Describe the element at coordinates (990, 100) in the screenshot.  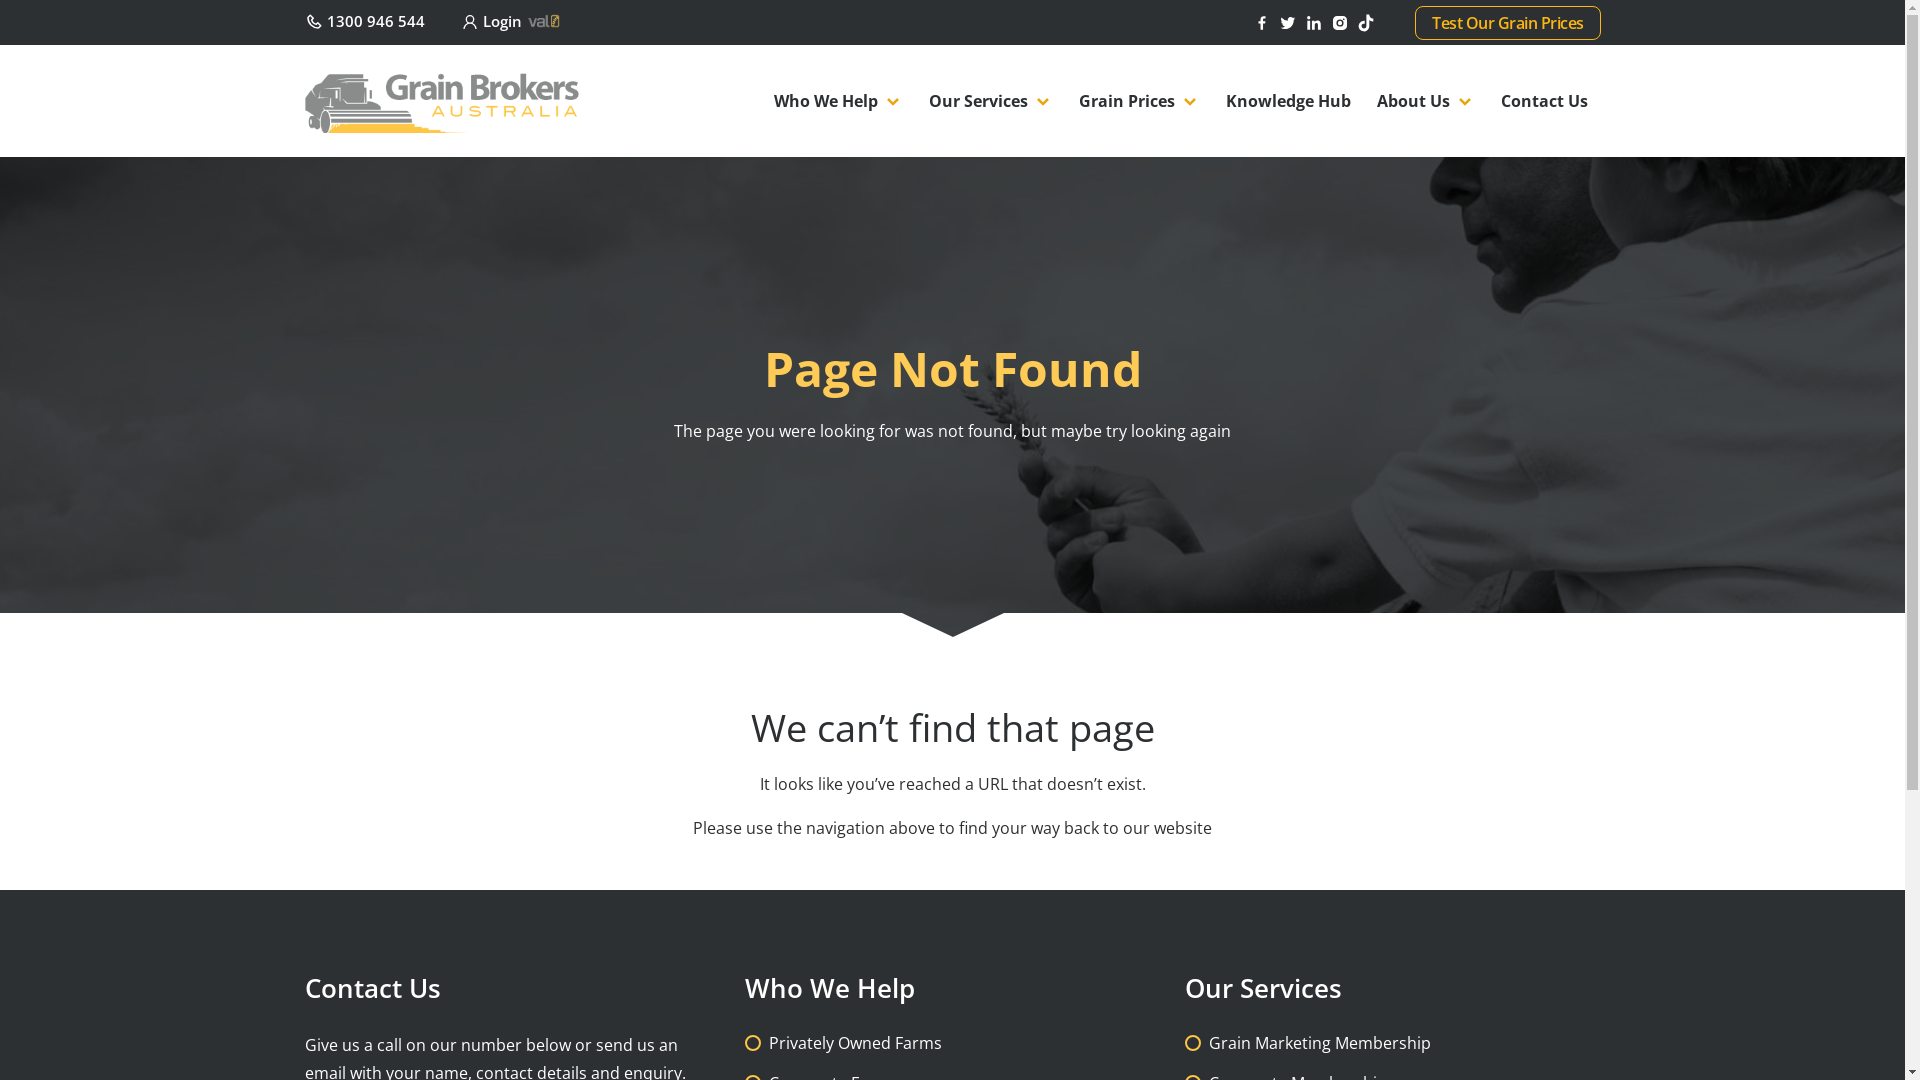
I see `'Our Services'` at that location.